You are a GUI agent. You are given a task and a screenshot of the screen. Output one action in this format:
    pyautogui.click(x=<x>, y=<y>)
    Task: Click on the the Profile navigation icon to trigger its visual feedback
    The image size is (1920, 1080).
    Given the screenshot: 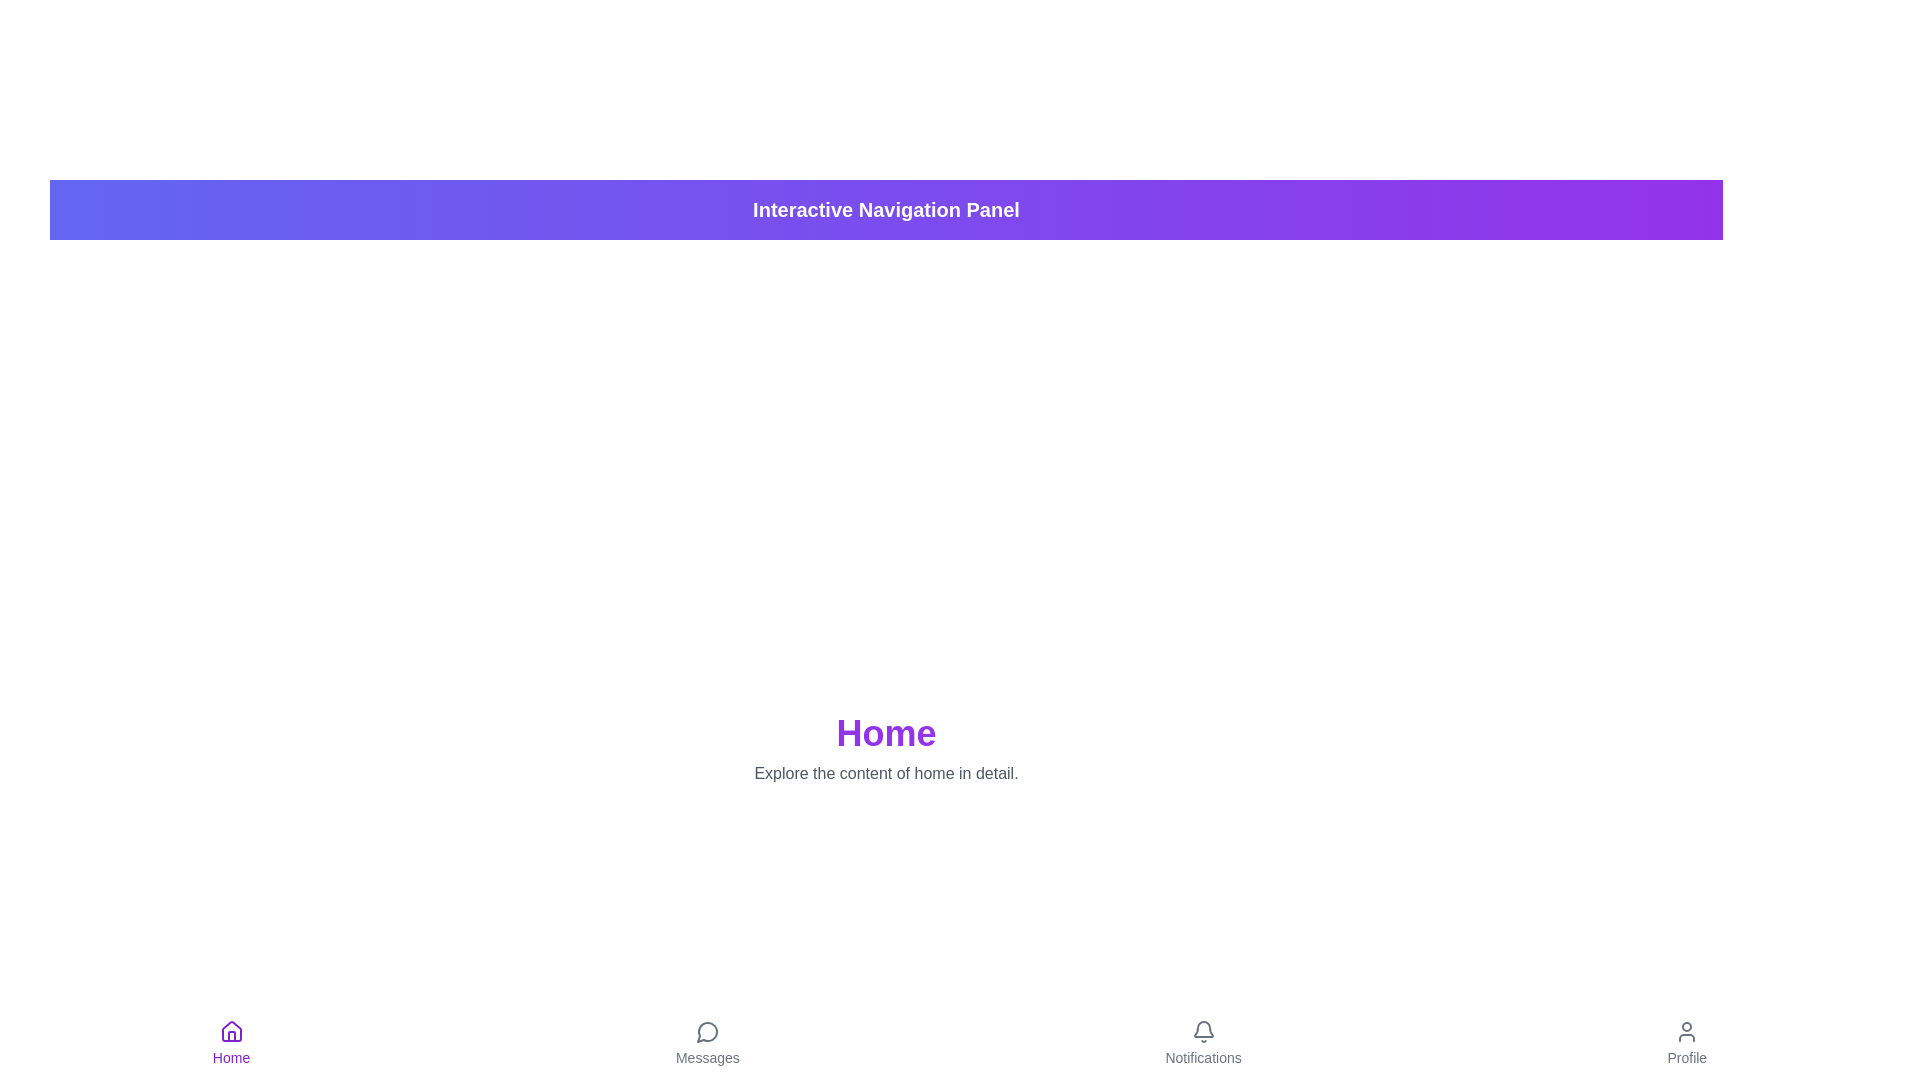 What is the action you would take?
    pyautogui.click(x=1686, y=1043)
    